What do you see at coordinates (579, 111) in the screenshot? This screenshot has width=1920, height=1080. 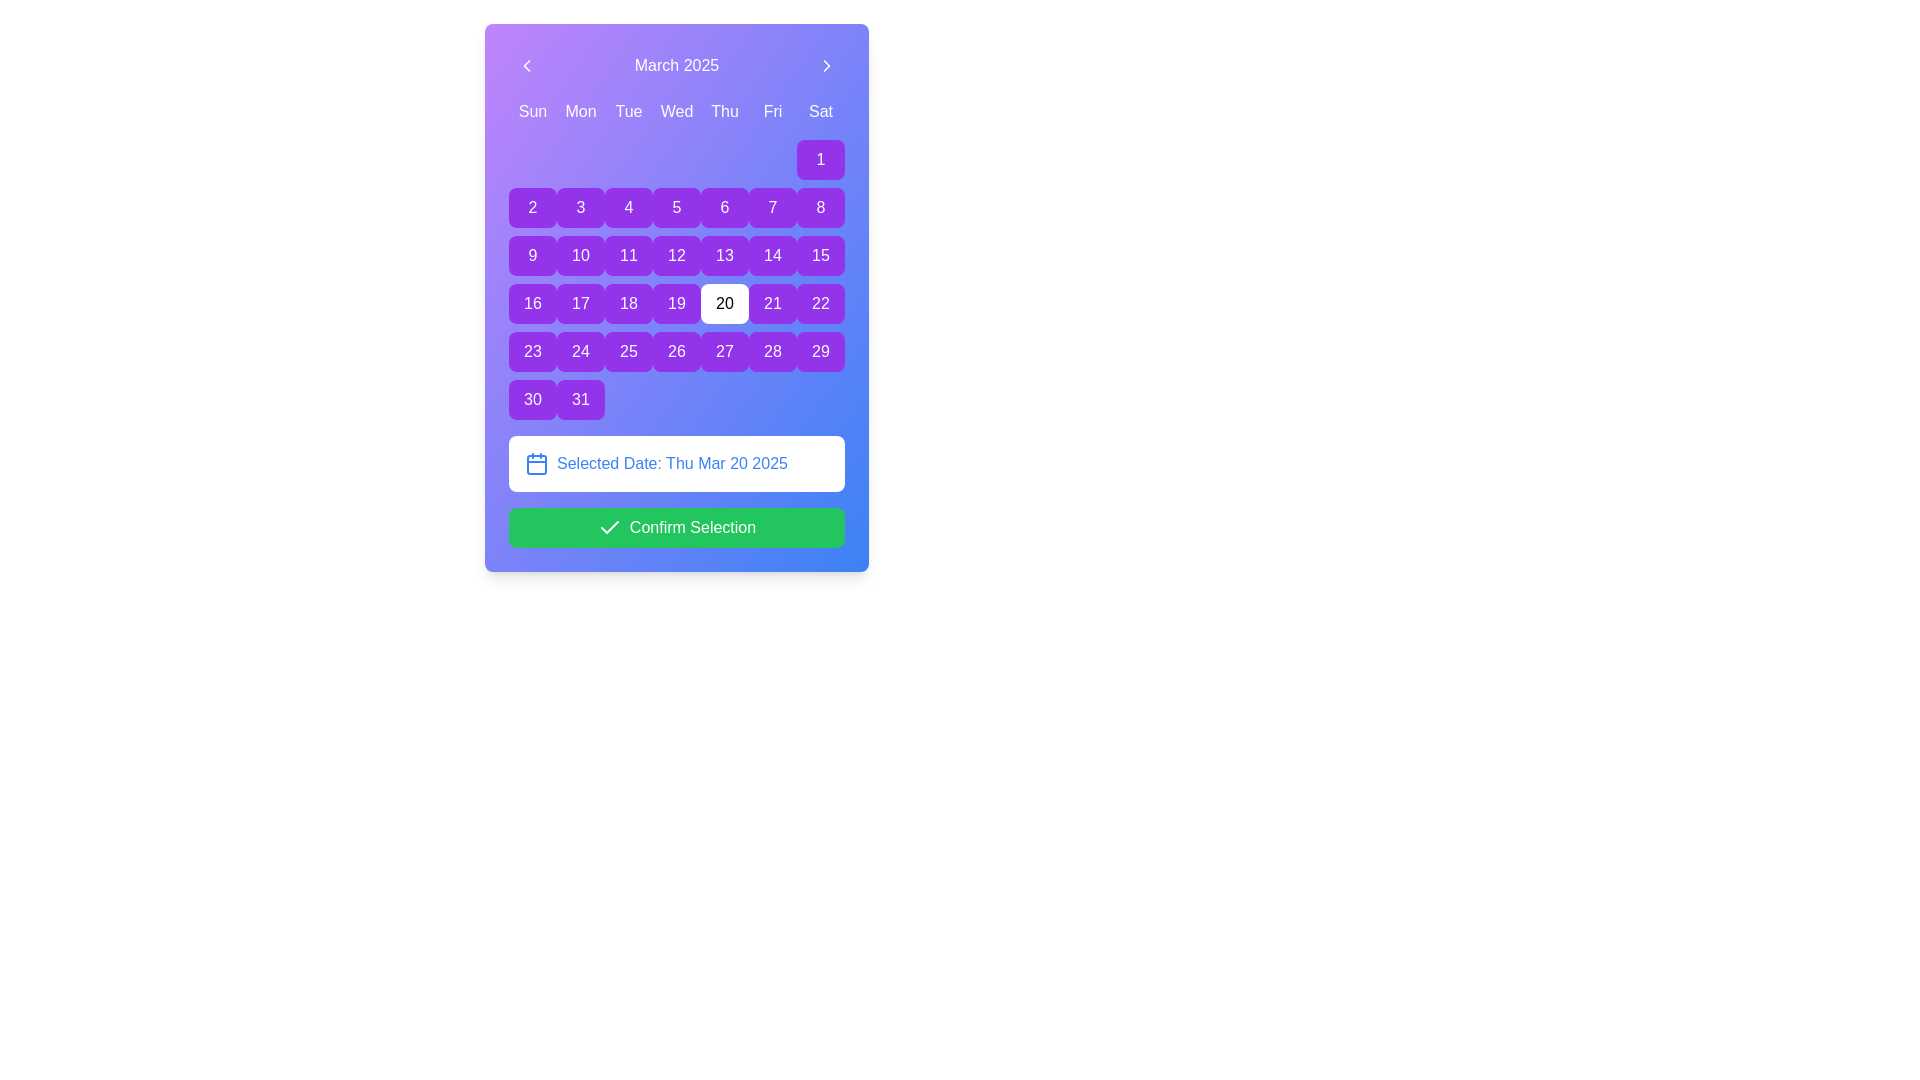 I see `the label for Monday in the weekly day header of the calendar interface, which is the second element in a horizontal layout of days of the week` at bounding box center [579, 111].